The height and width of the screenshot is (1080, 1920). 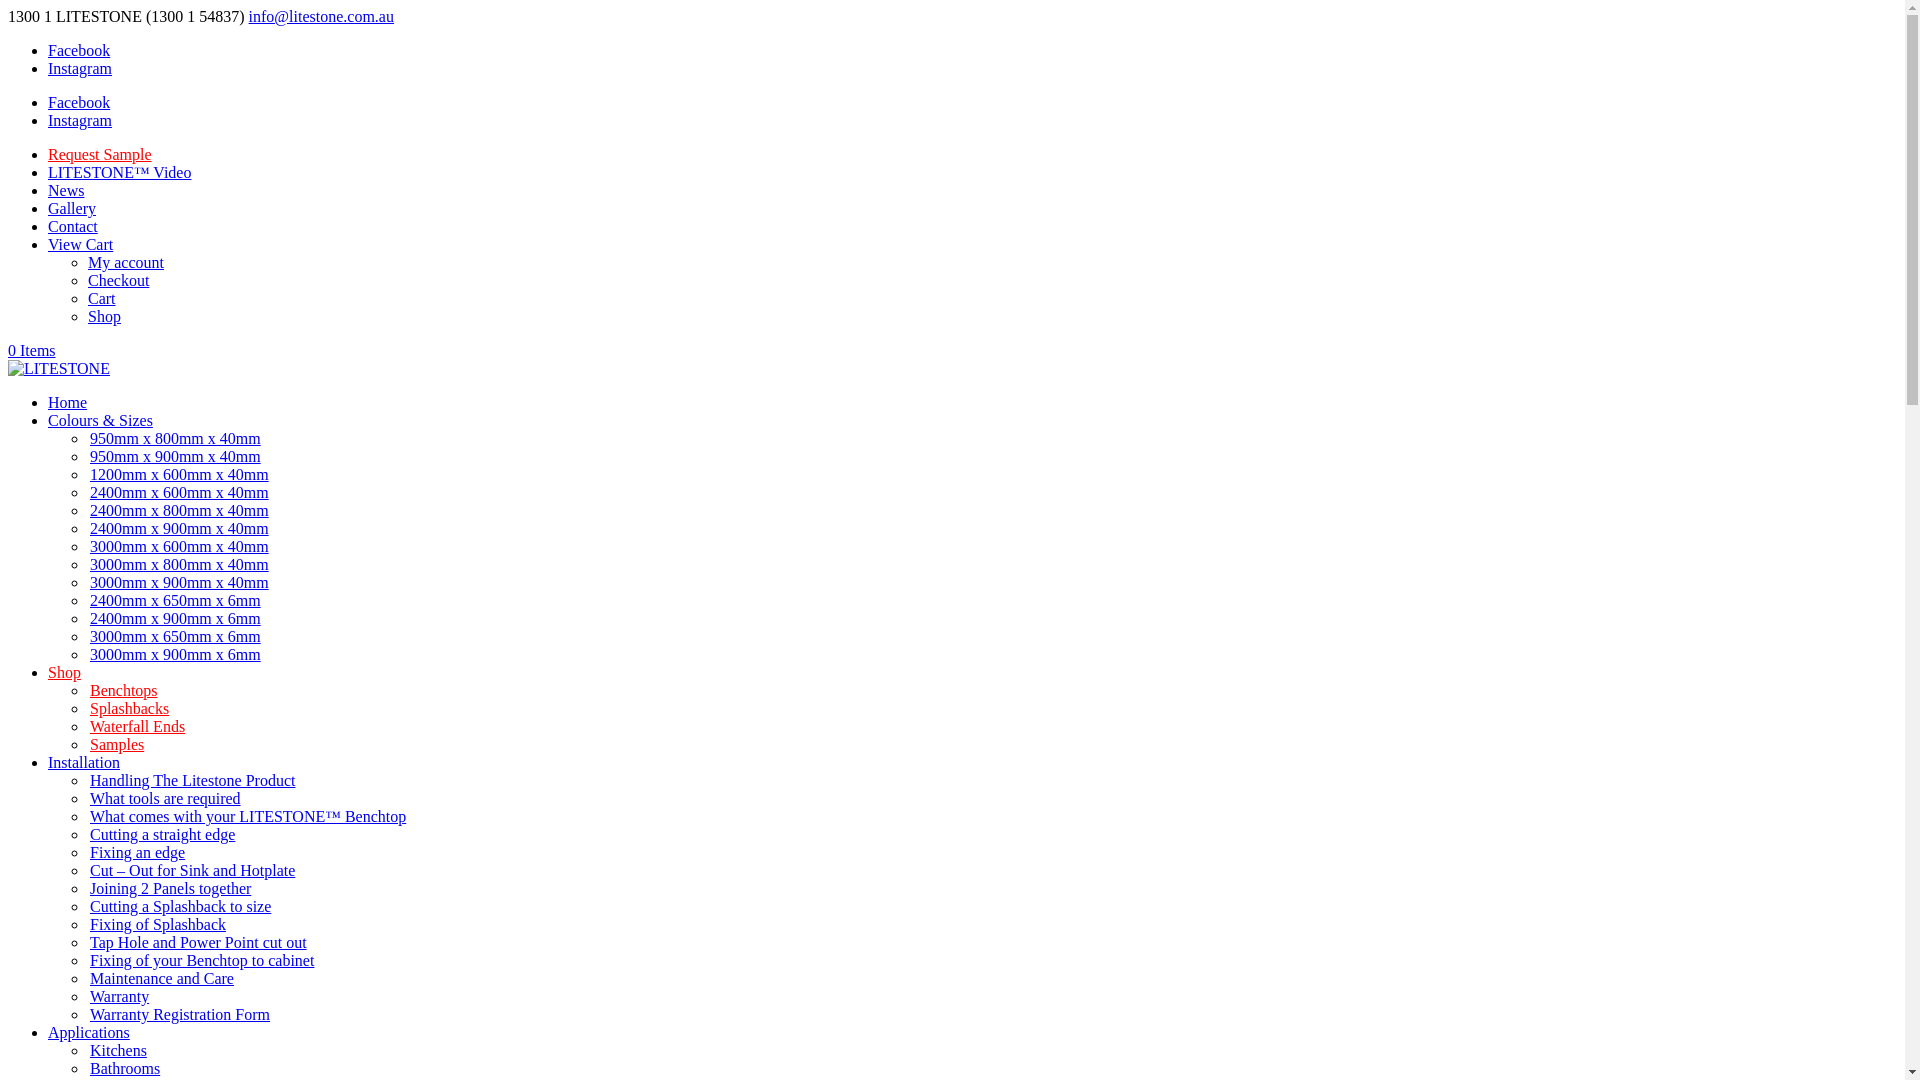 I want to click on 'View Cart', so click(x=80, y=243).